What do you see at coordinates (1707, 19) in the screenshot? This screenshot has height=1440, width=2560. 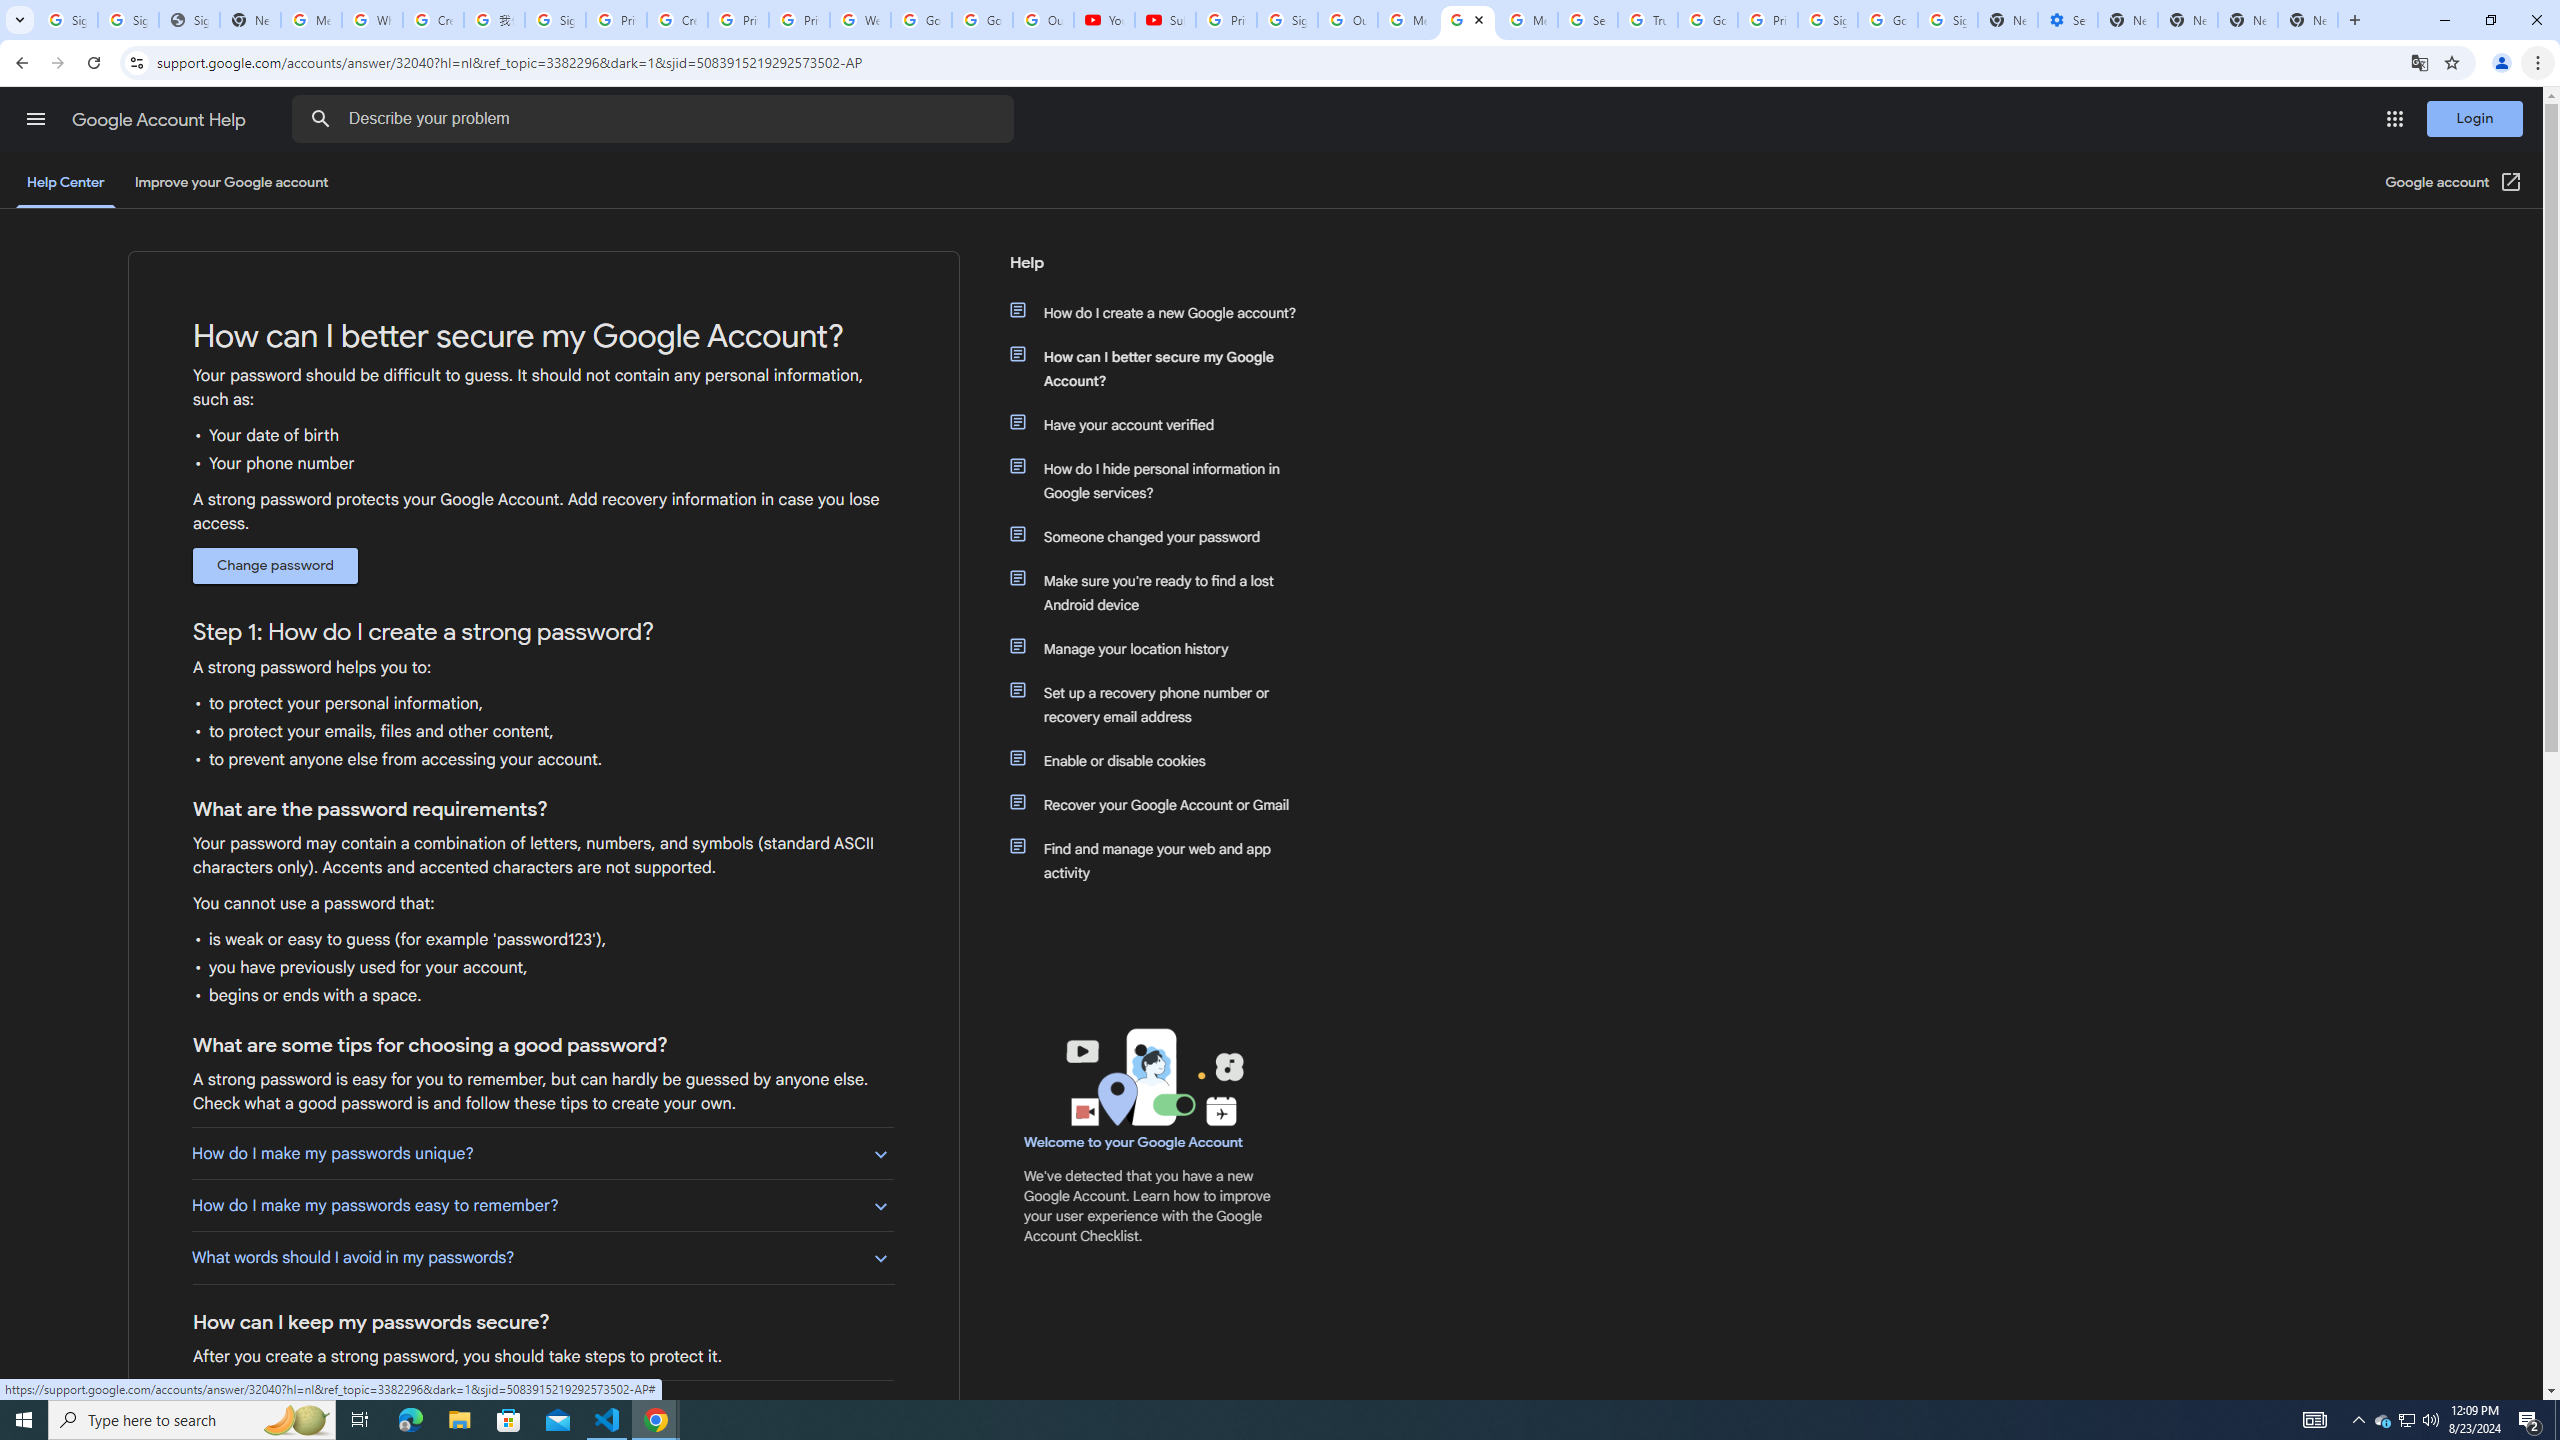 I see `'Google Ads - Sign in'` at bounding box center [1707, 19].